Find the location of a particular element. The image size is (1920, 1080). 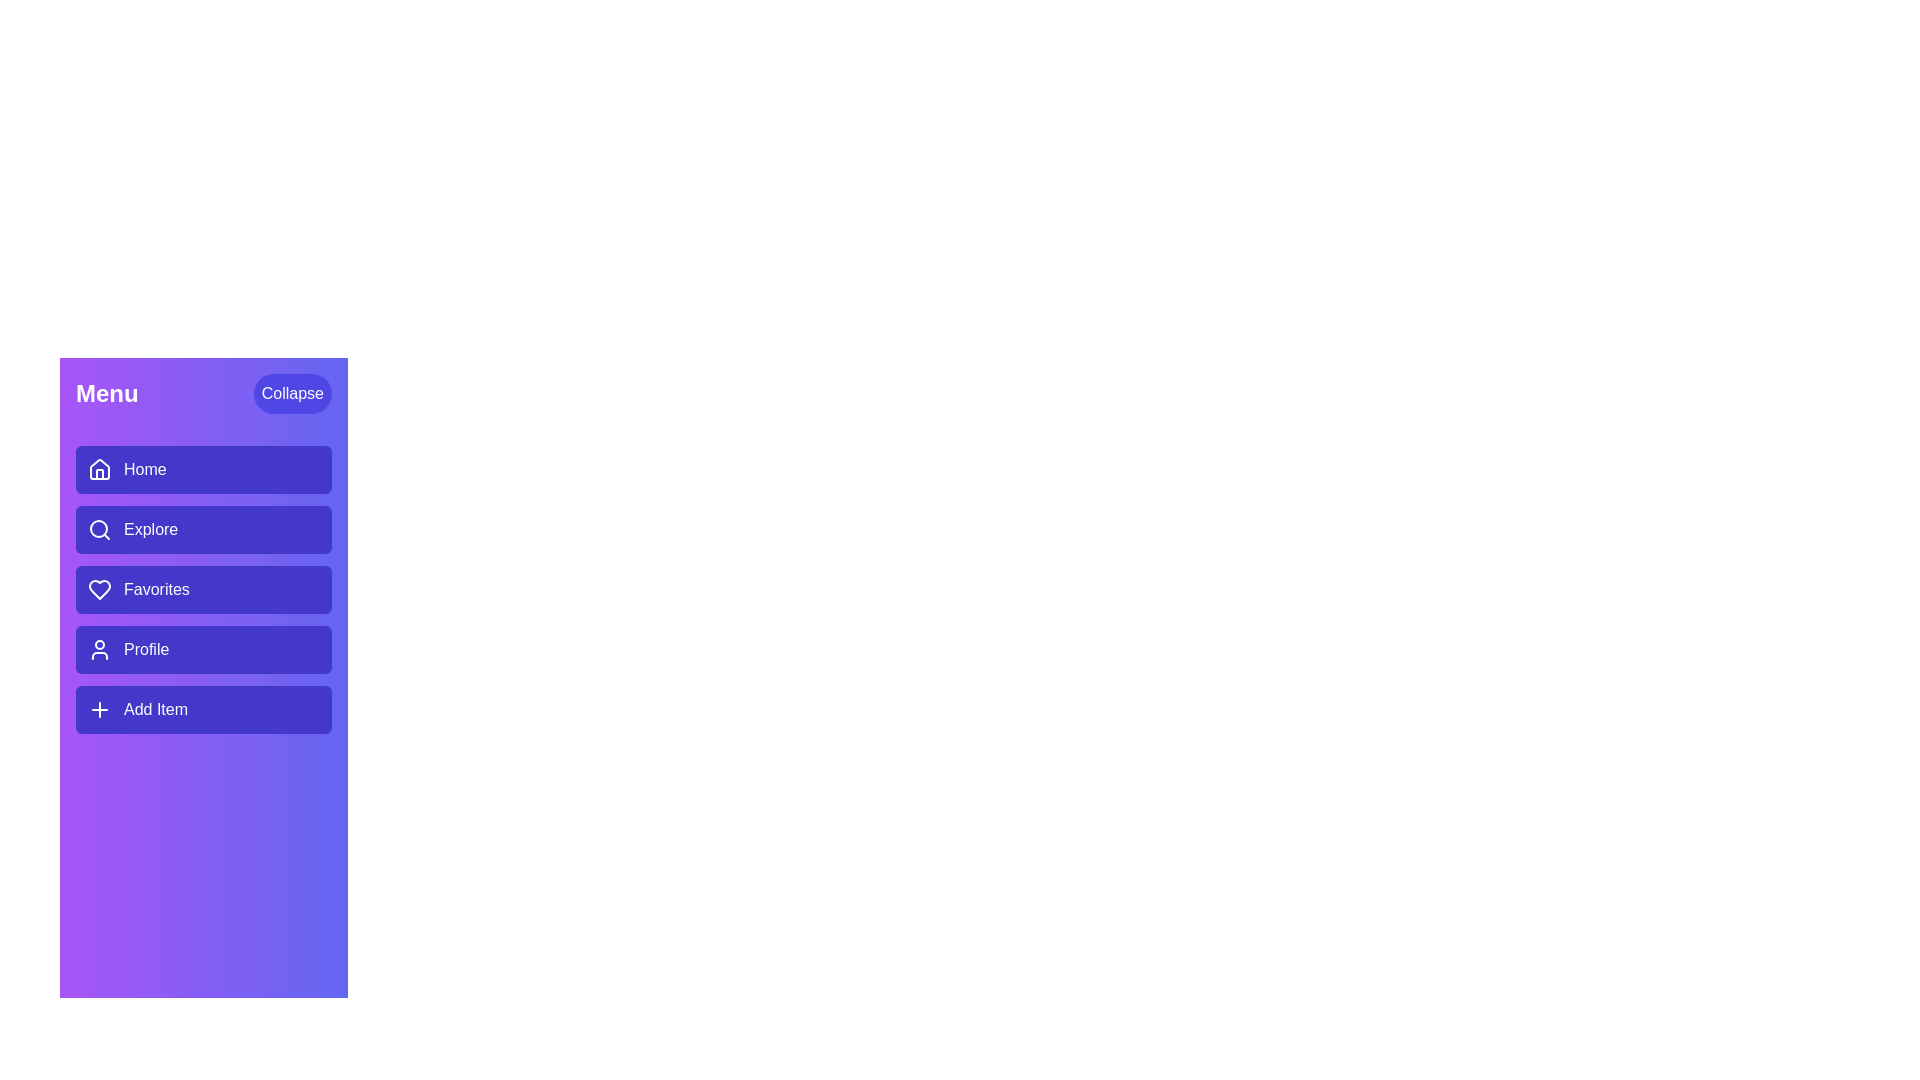

the menu item Profile to navigate to its respective section is located at coordinates (203, 650).